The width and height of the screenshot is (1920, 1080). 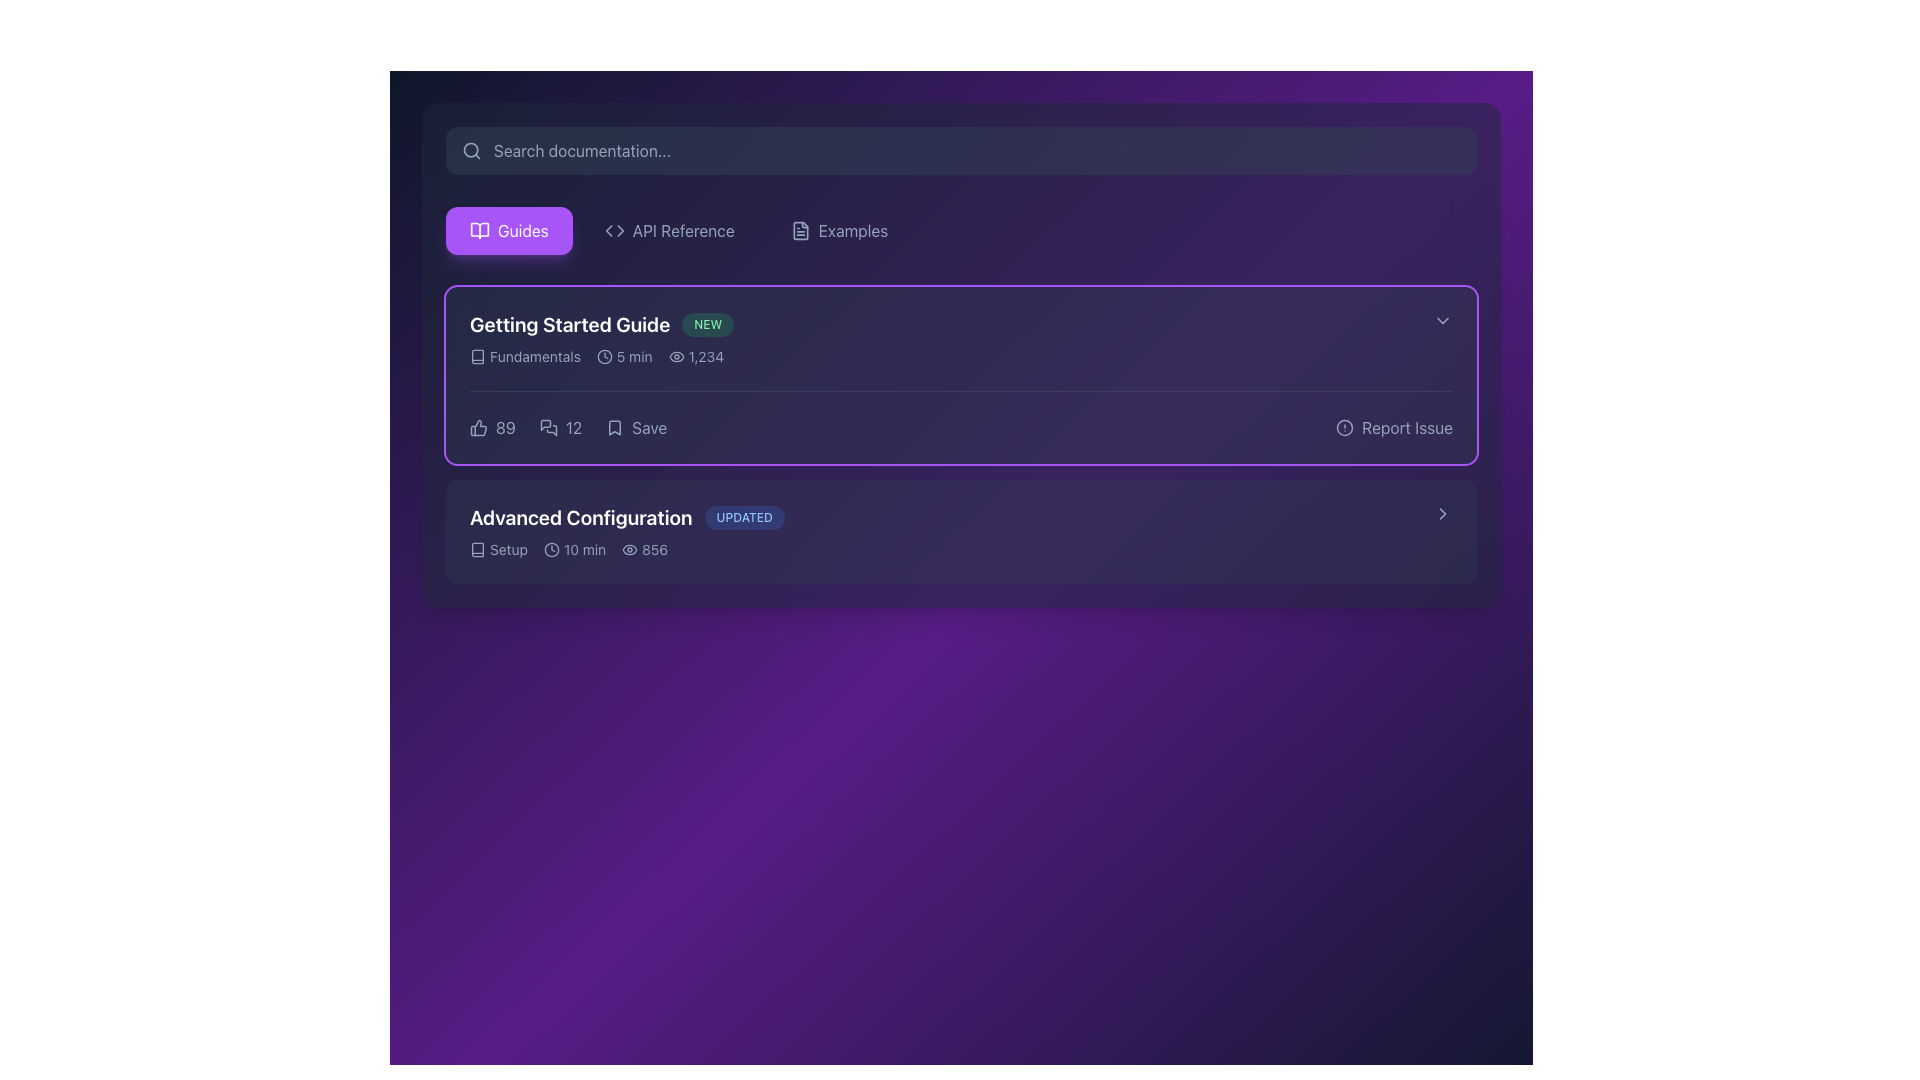 What do you see at coordinates (683, 230) in the screenshot?
I see `the text link labeled 'API Reference' located in the navigation bar, which appears to the right of the 'Guides' button and to the left of the 'Examples' button` at bounding box center [683, 230].